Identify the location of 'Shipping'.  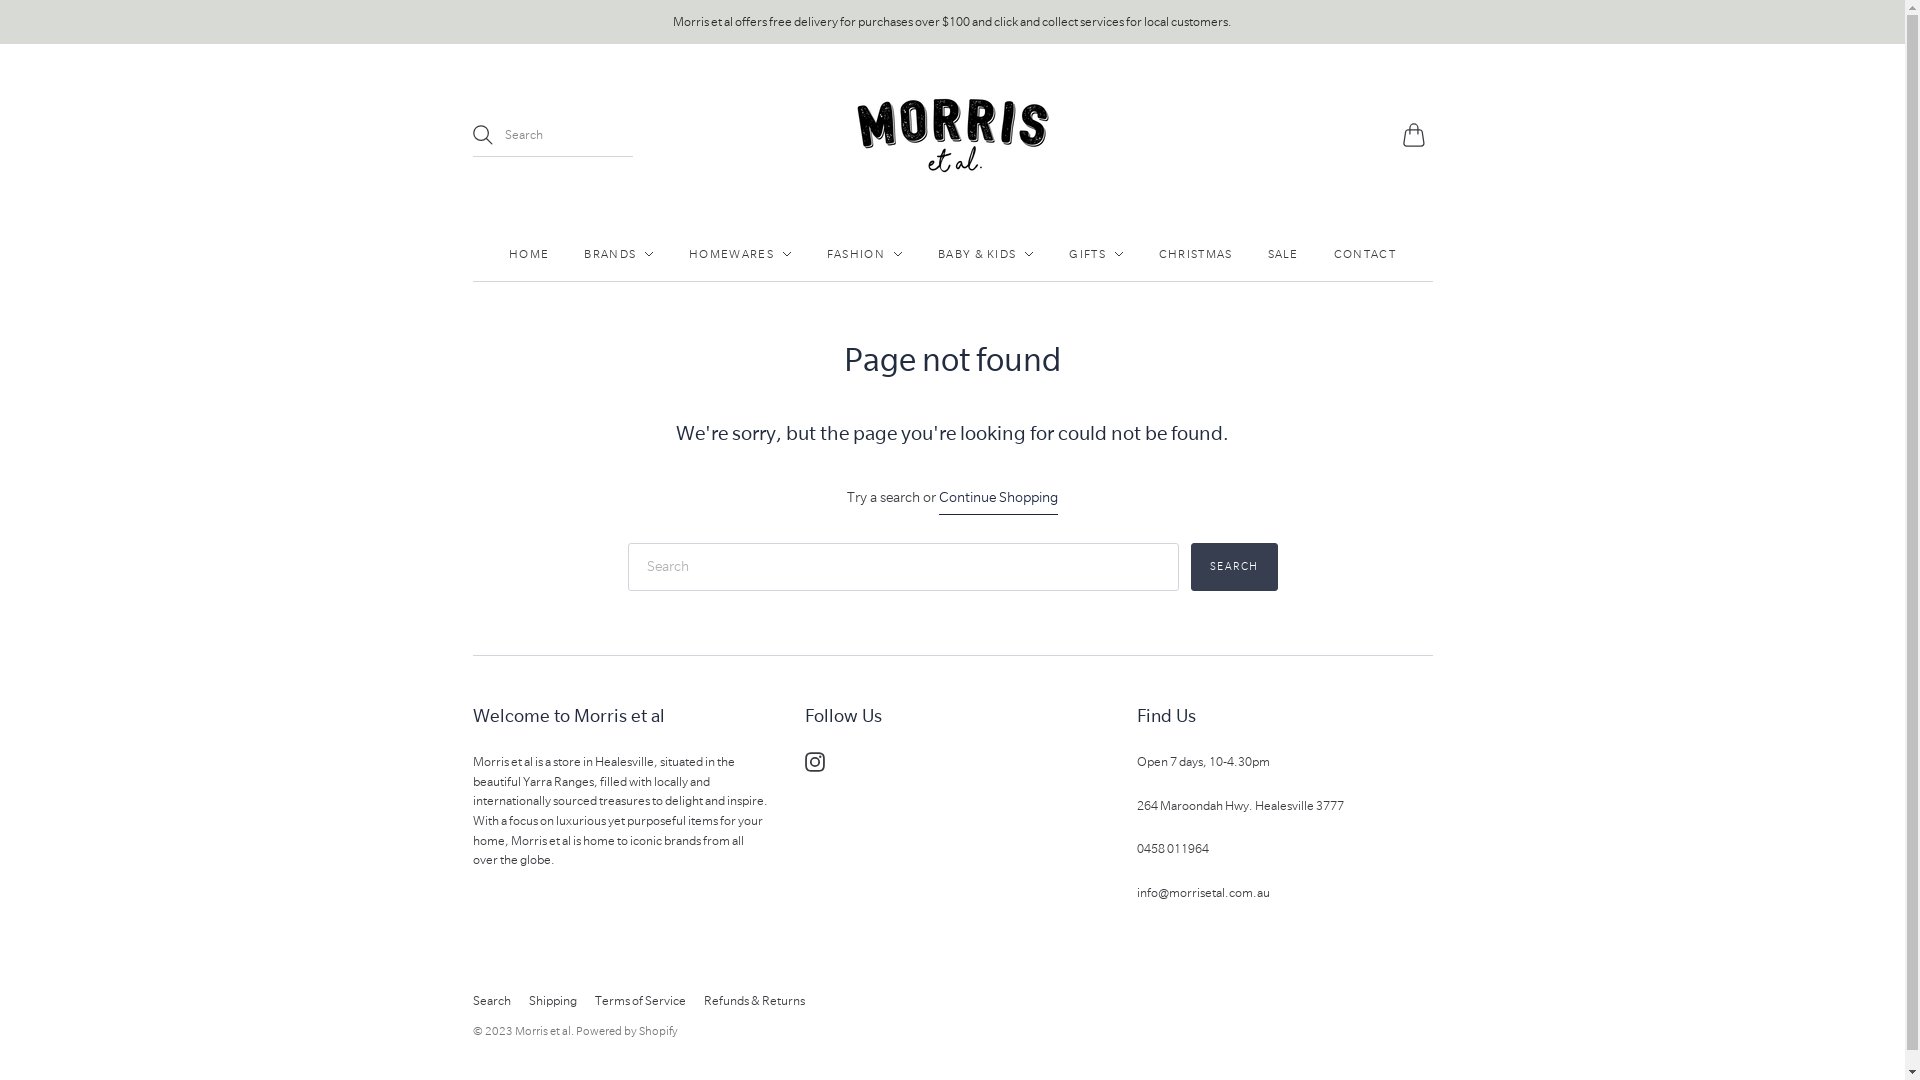
(552, 1000).